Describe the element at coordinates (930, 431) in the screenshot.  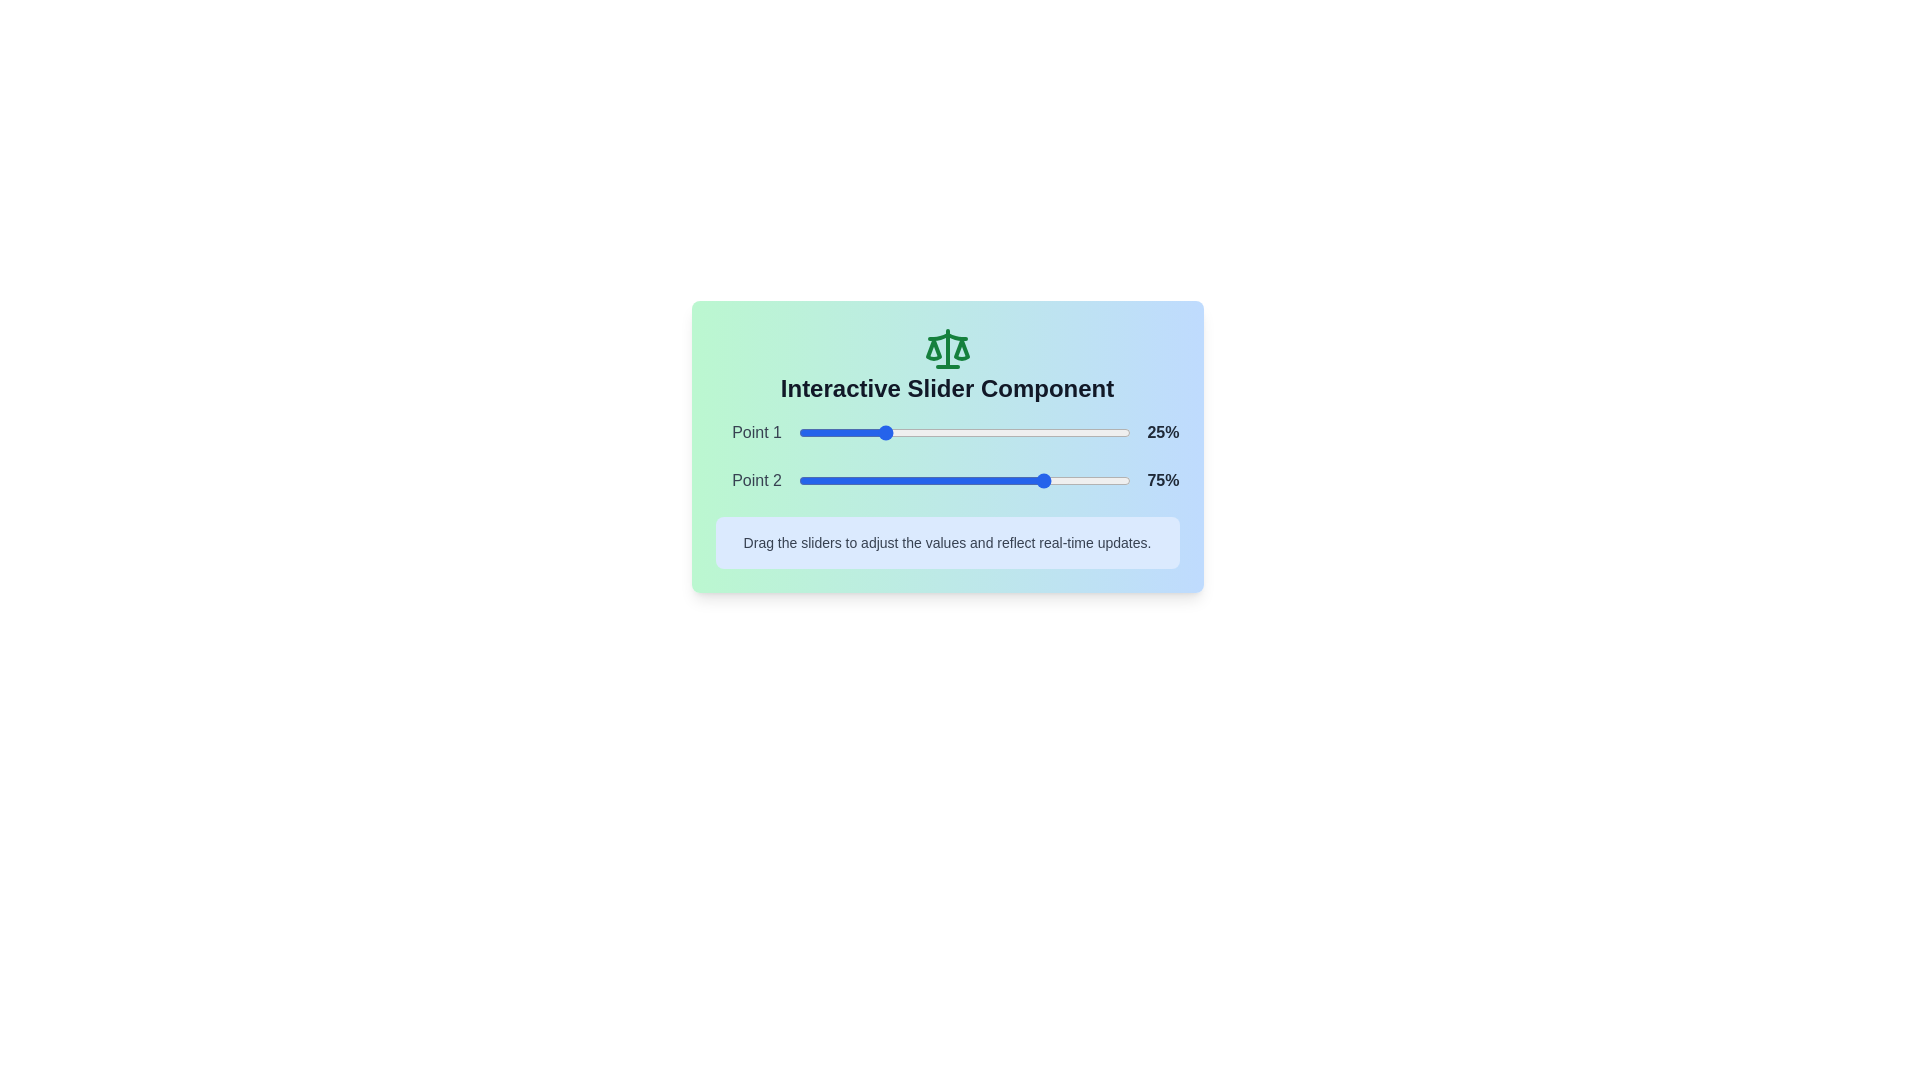
I see `the slider handle to set the value to 40% for slider 1` at that location.